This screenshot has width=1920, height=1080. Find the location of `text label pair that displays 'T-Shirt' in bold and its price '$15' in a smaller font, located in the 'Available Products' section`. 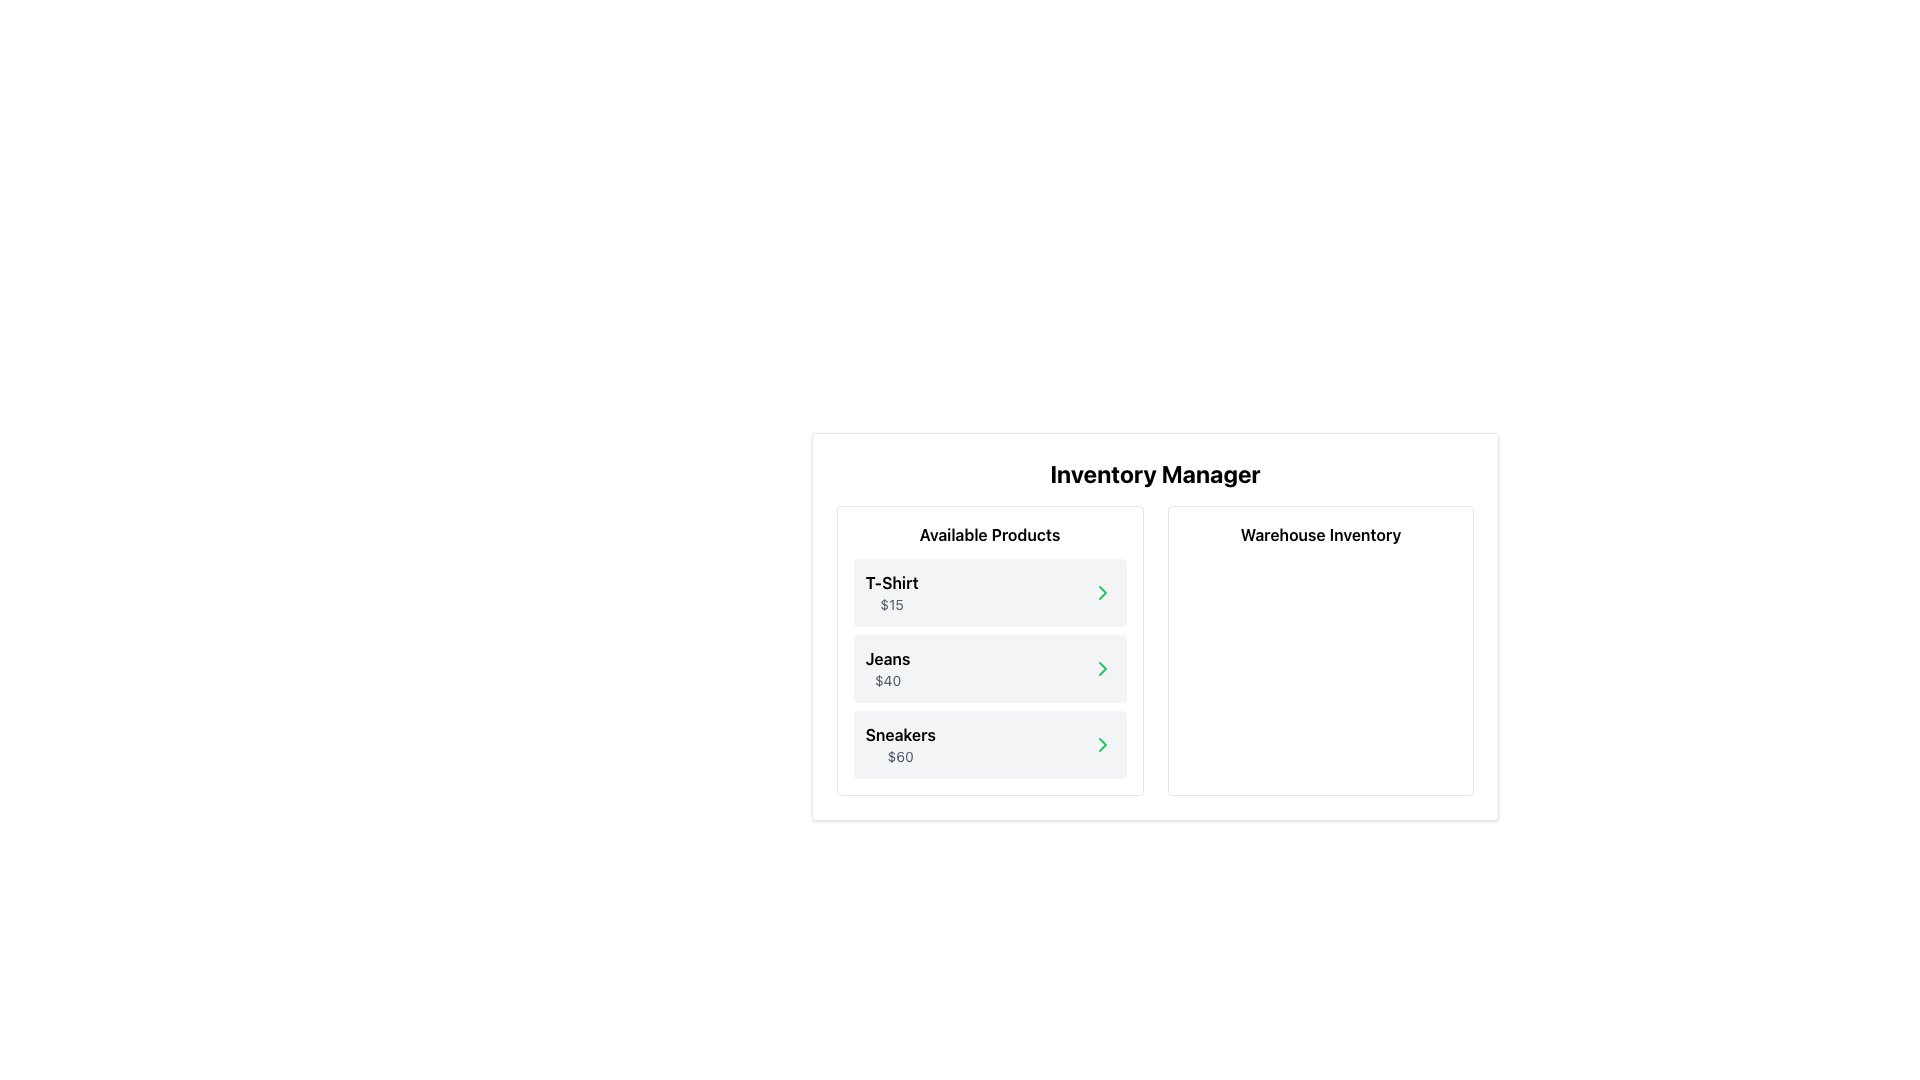

text label pair that displays 'T-Shirt' in bold and its price '$15' in a smaller font, located in the 'Available Products' section is located at coordinates (891, 592).